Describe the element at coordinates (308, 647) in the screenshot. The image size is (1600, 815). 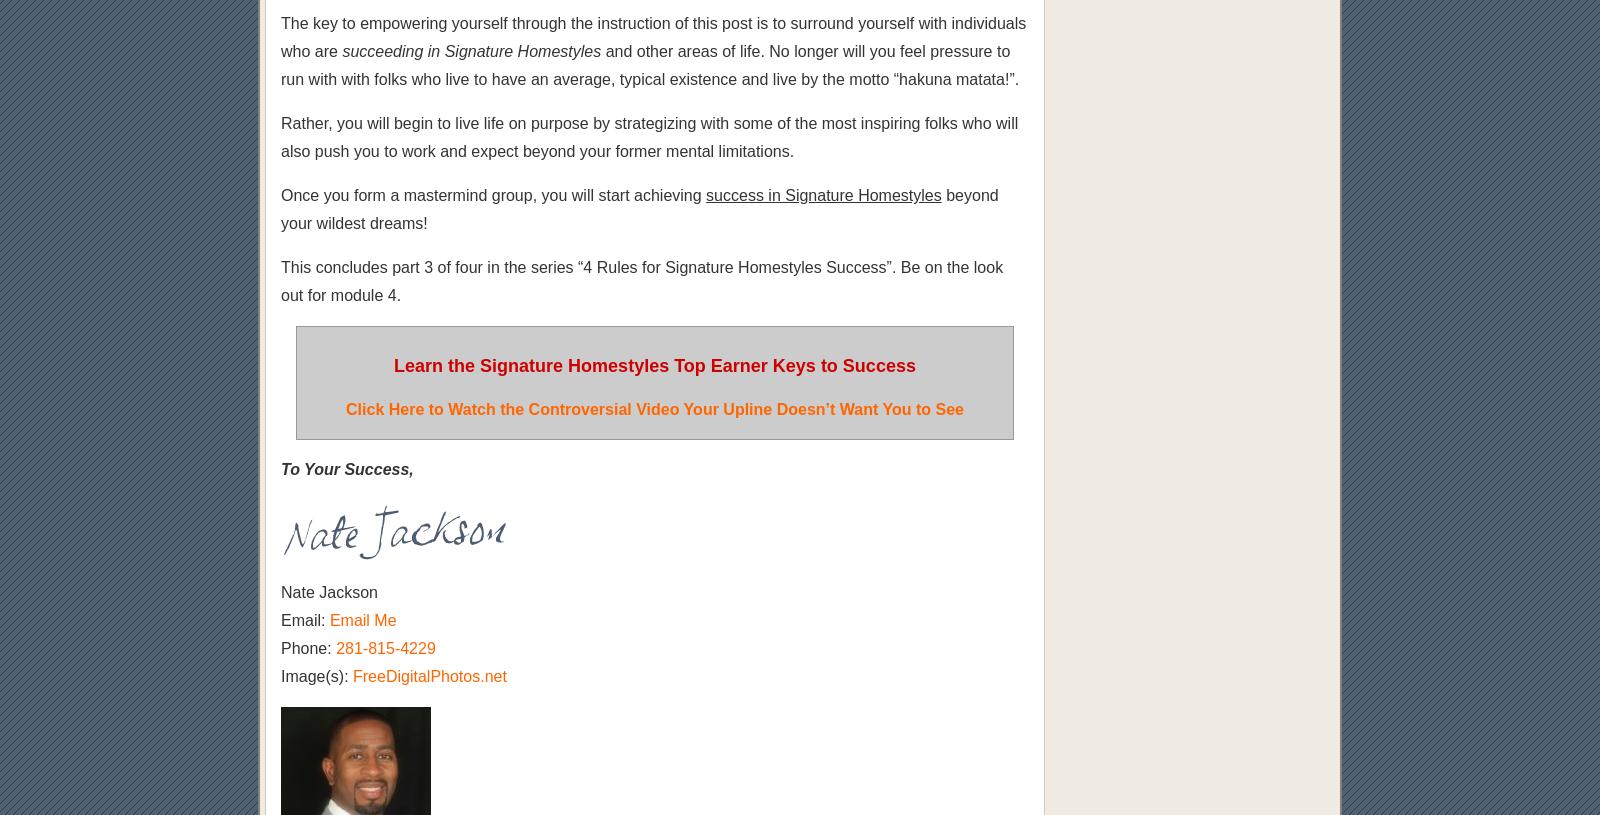
I see `'Phone:'` at that location.